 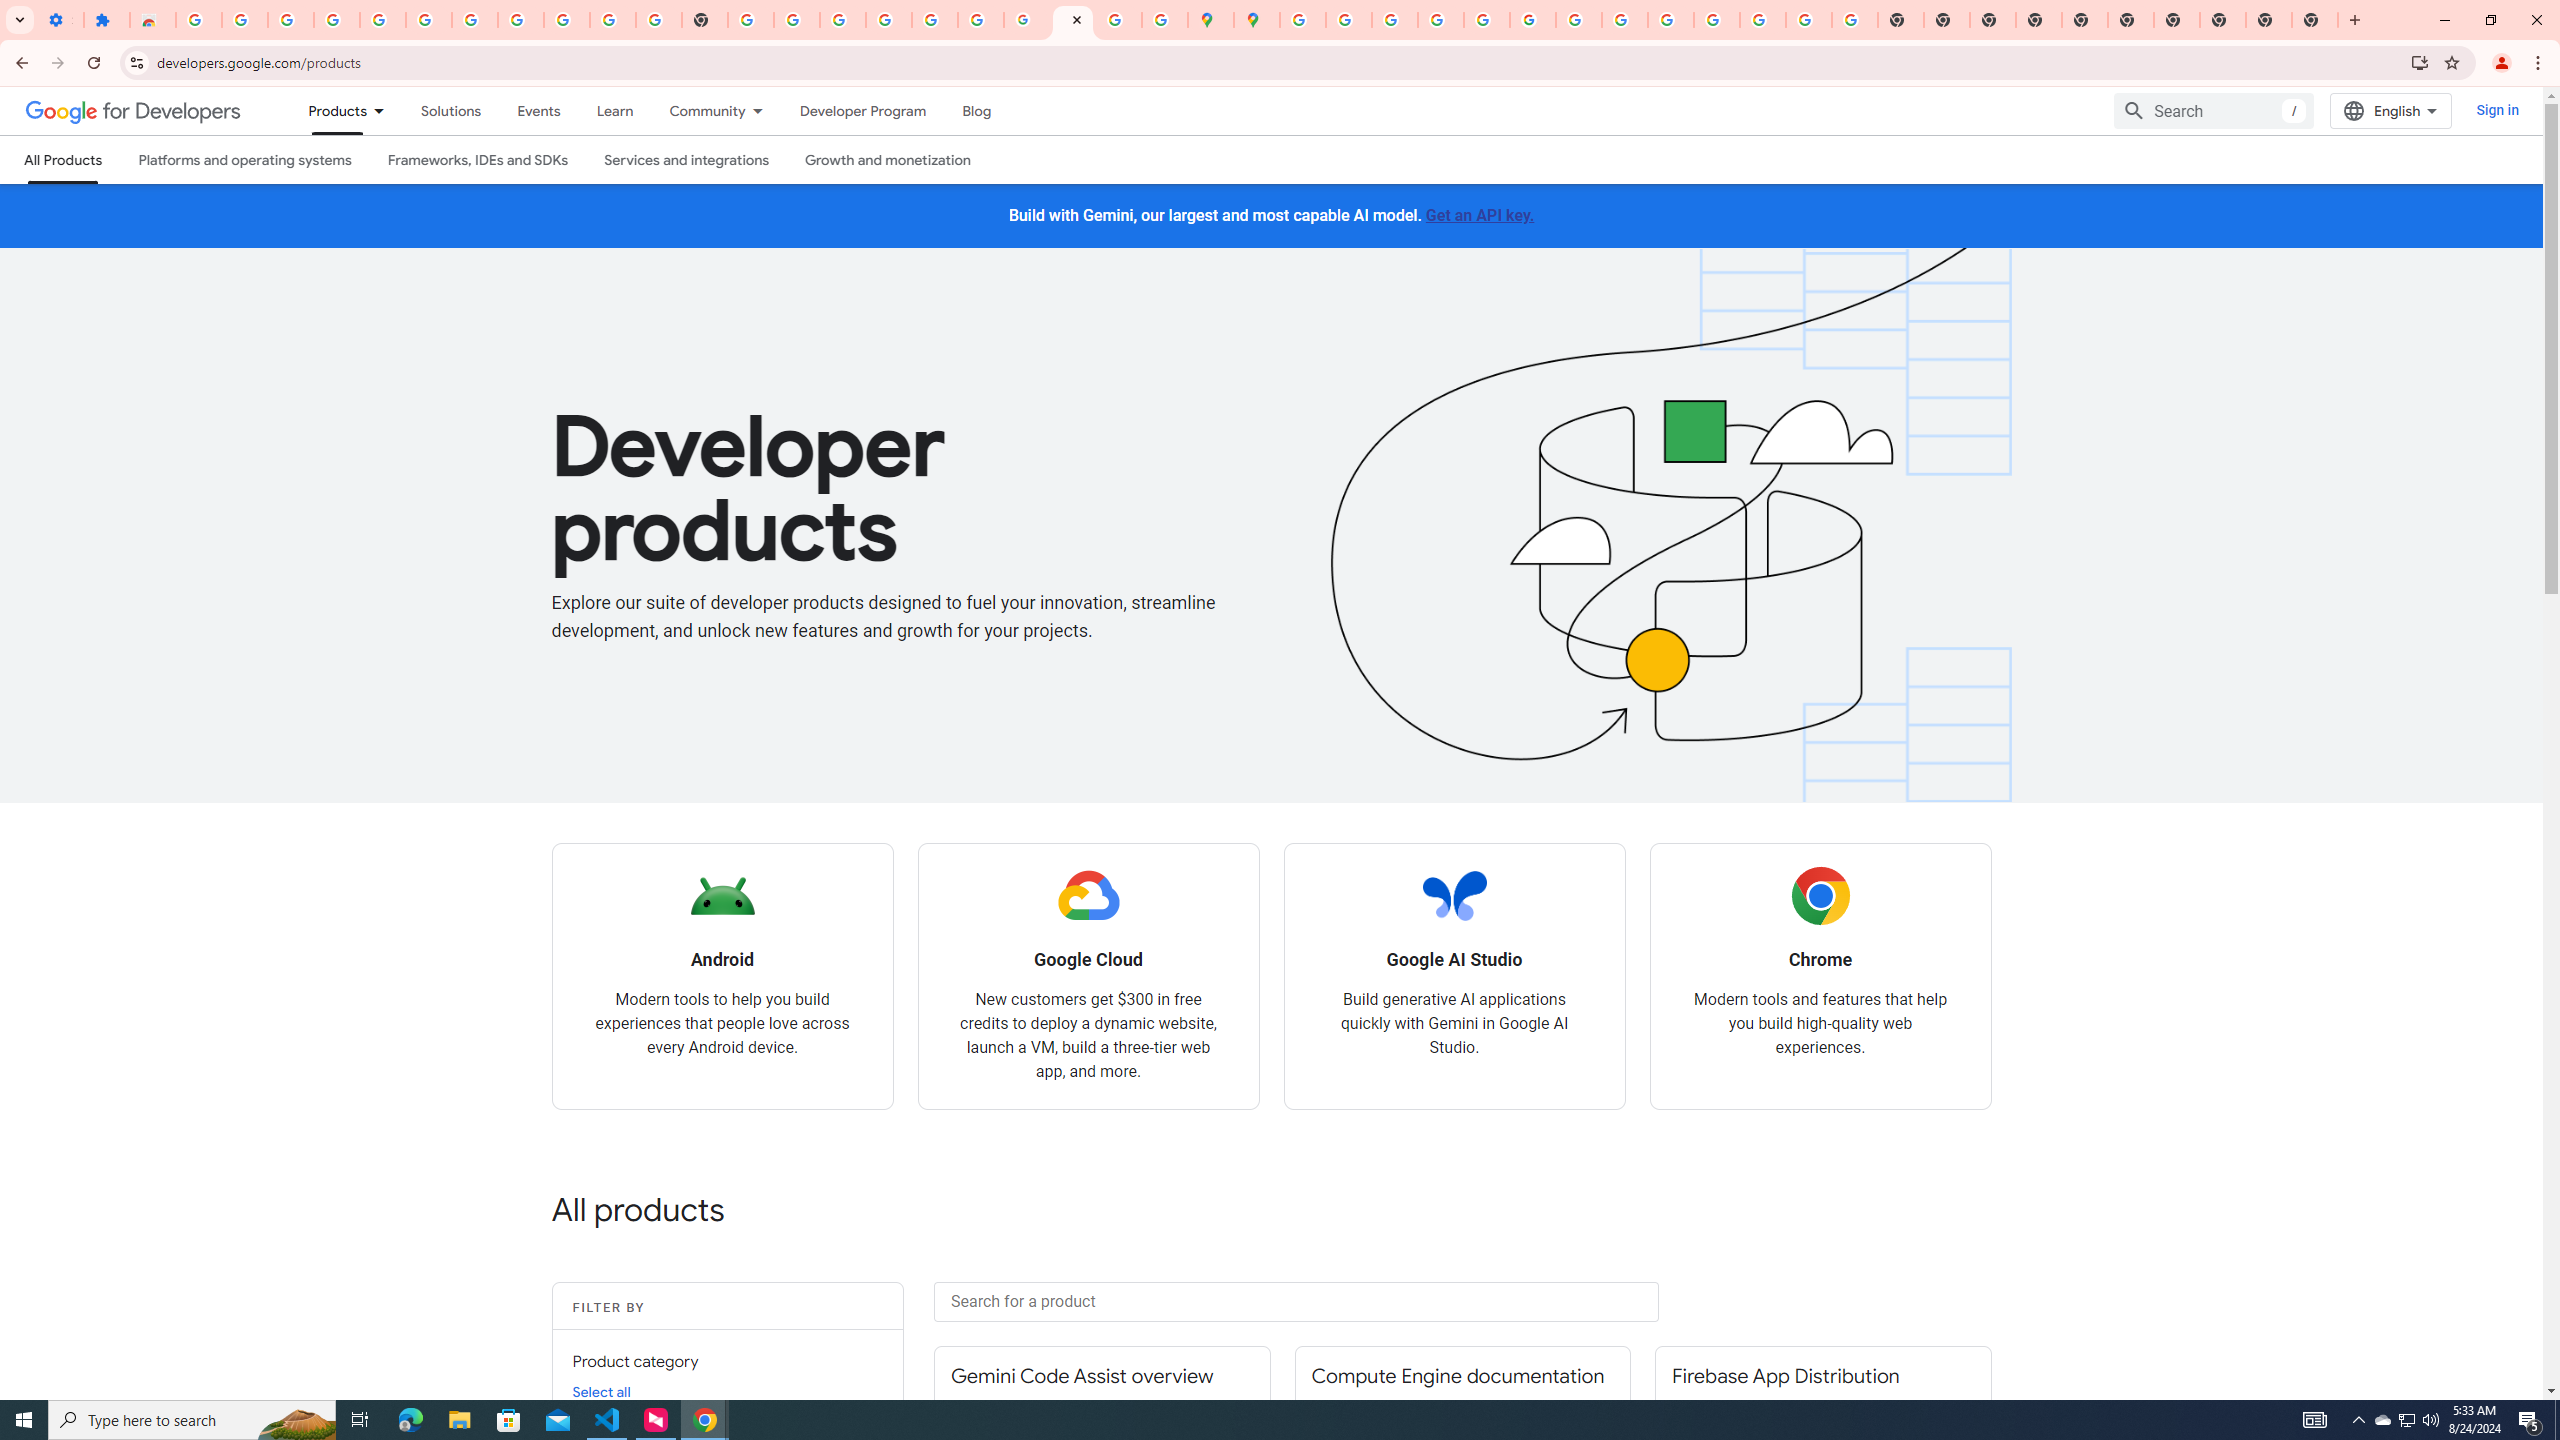 I want to click on 'English', so click(x=2390, y=111).